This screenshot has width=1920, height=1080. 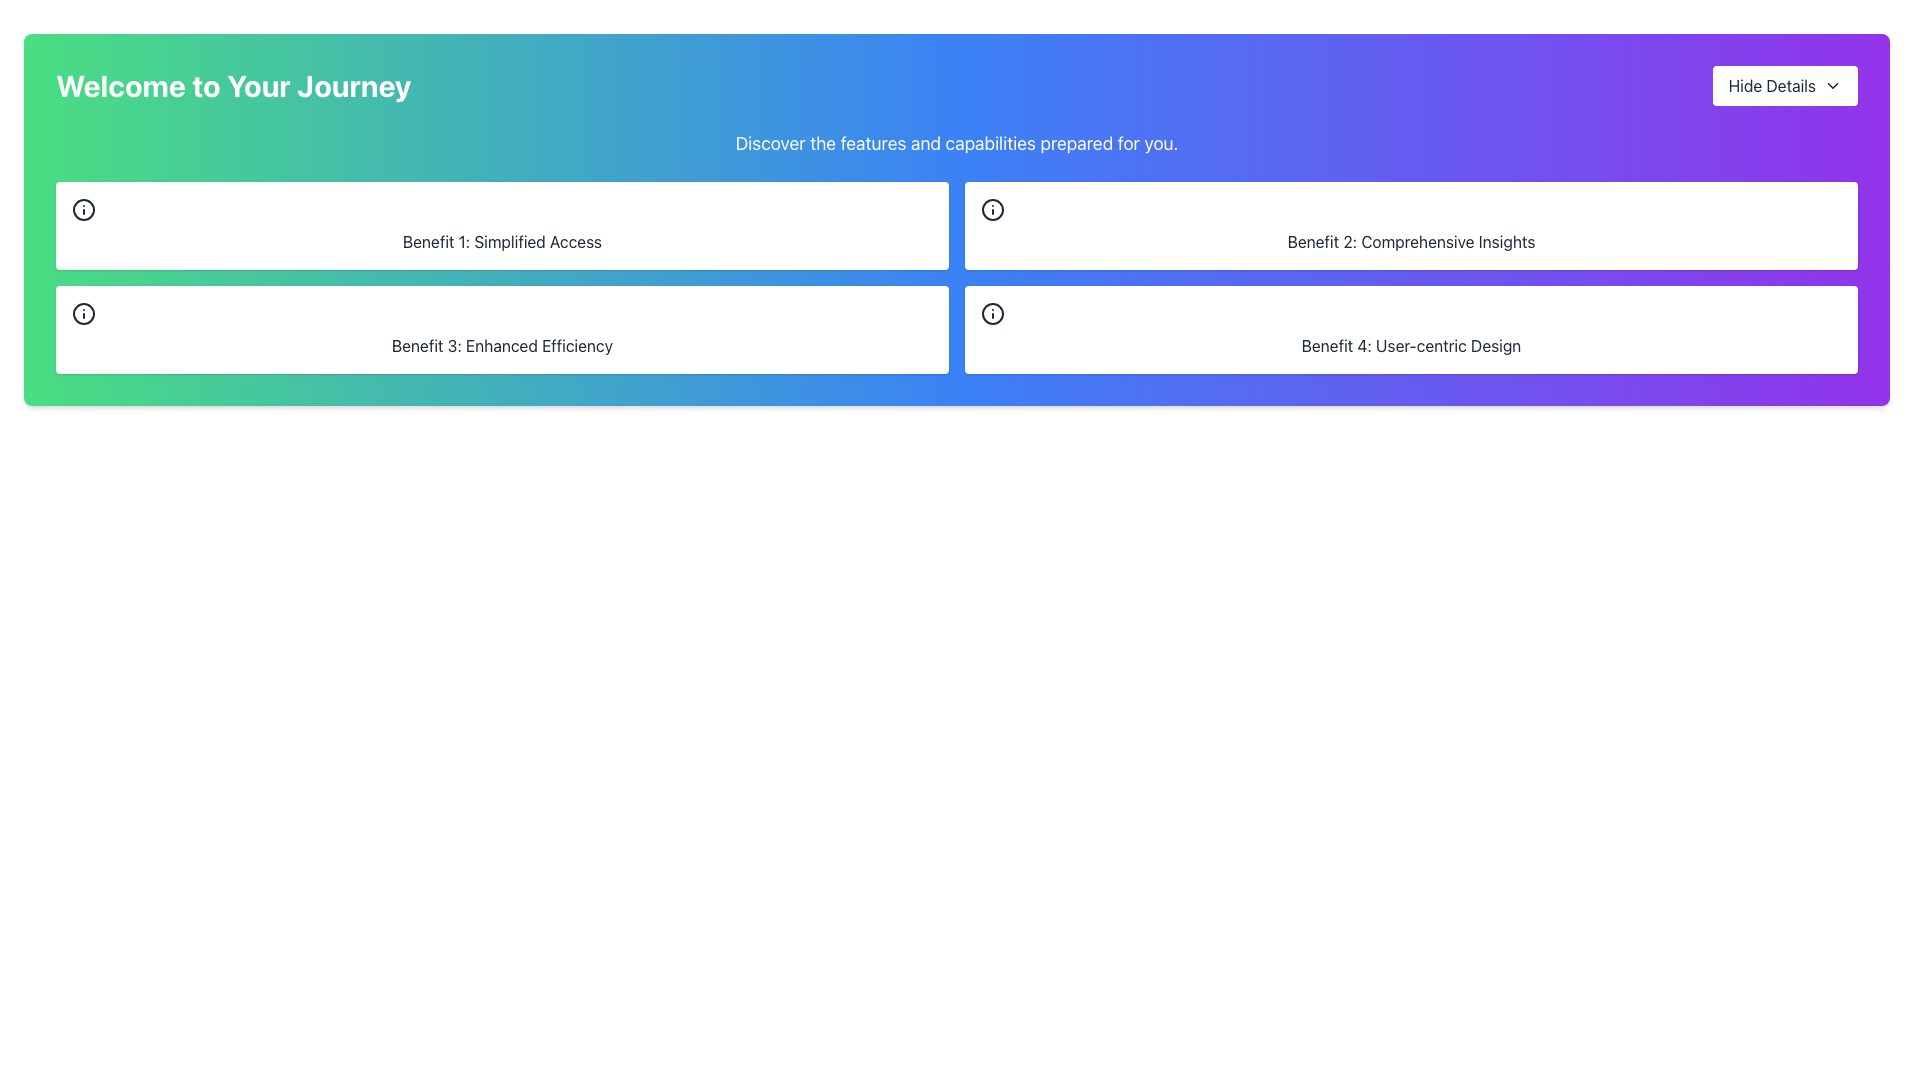 What do you see at coordinates (233, 84) in the screenshot?
I see `the header text element that displays 'Welcome to Your Journey' in bold, large font with a gradient background transitioning from green to blue` at bounding box center [233, 84].